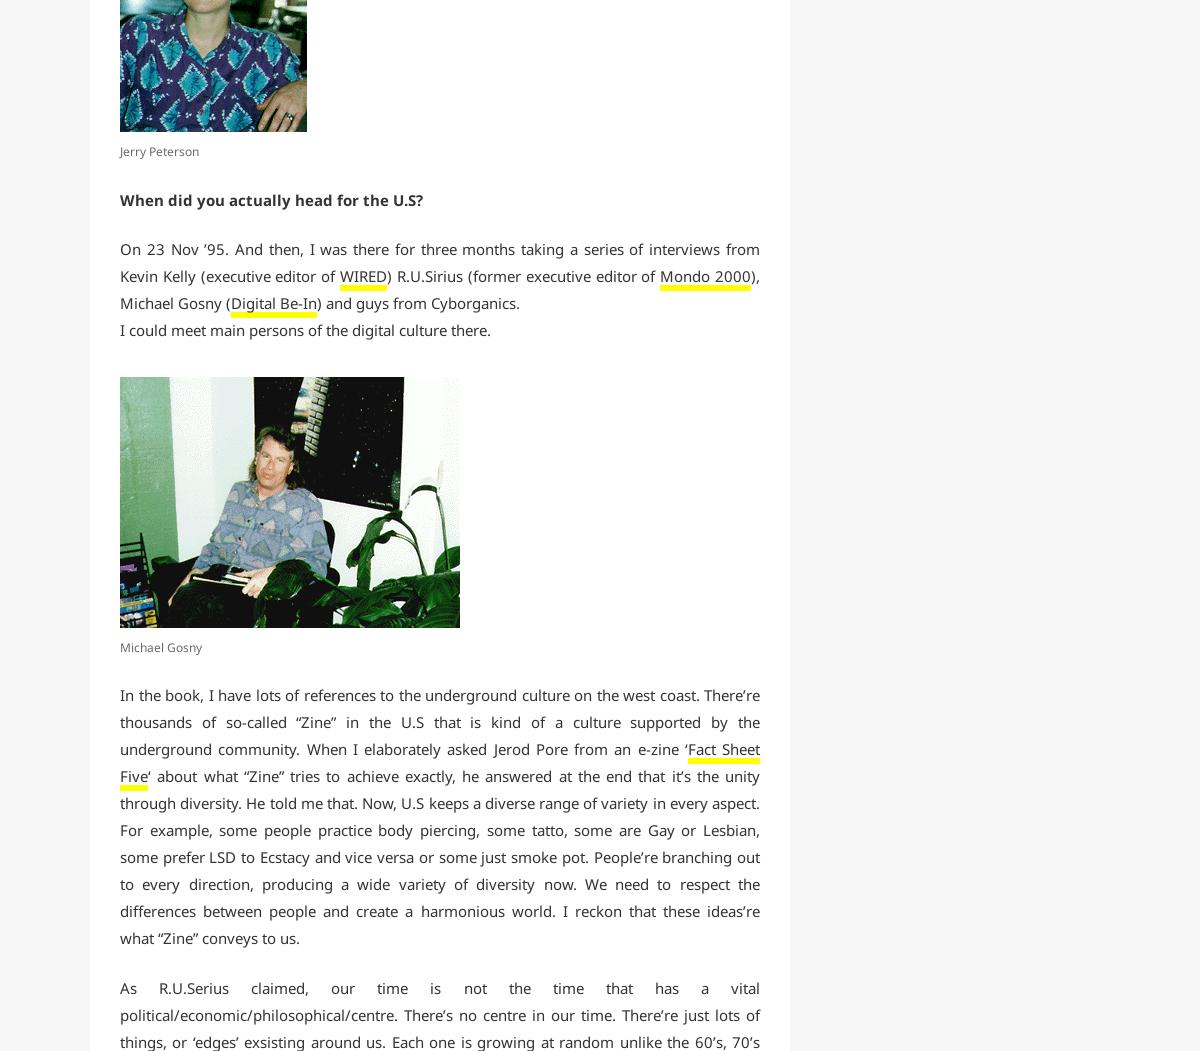 This screenshot has height=1051, width=1200. I want to click on 'In the book, I have lots of references to the underground culture on the west coast. There’re thousands of so-called “Zine” in the U.S that is kind of a culture supported by the underground community. When I elaborately asked Jerod Pore from an e-zine ‘', so click(440, 721).